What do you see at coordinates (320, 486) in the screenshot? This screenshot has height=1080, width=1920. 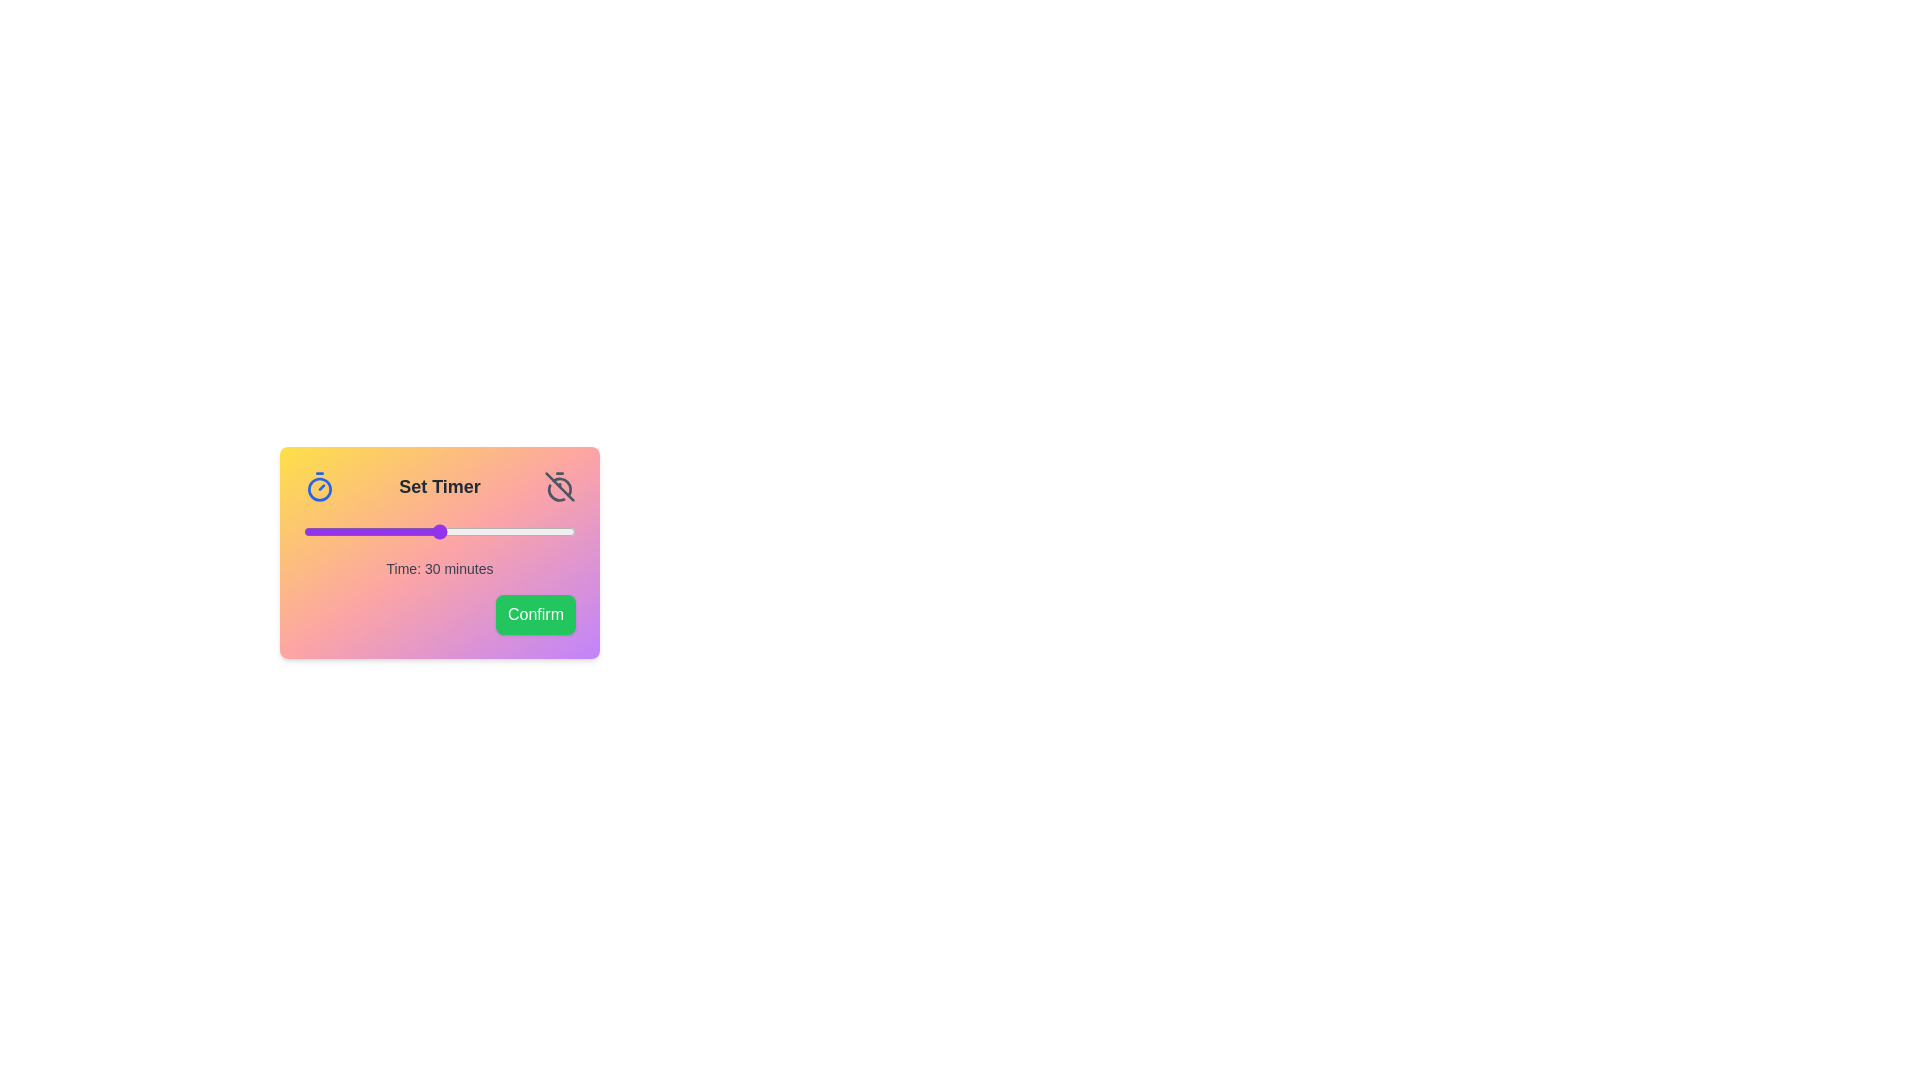 I see `the timer icon to initiate the interaction` at bounding box center [320, 486].